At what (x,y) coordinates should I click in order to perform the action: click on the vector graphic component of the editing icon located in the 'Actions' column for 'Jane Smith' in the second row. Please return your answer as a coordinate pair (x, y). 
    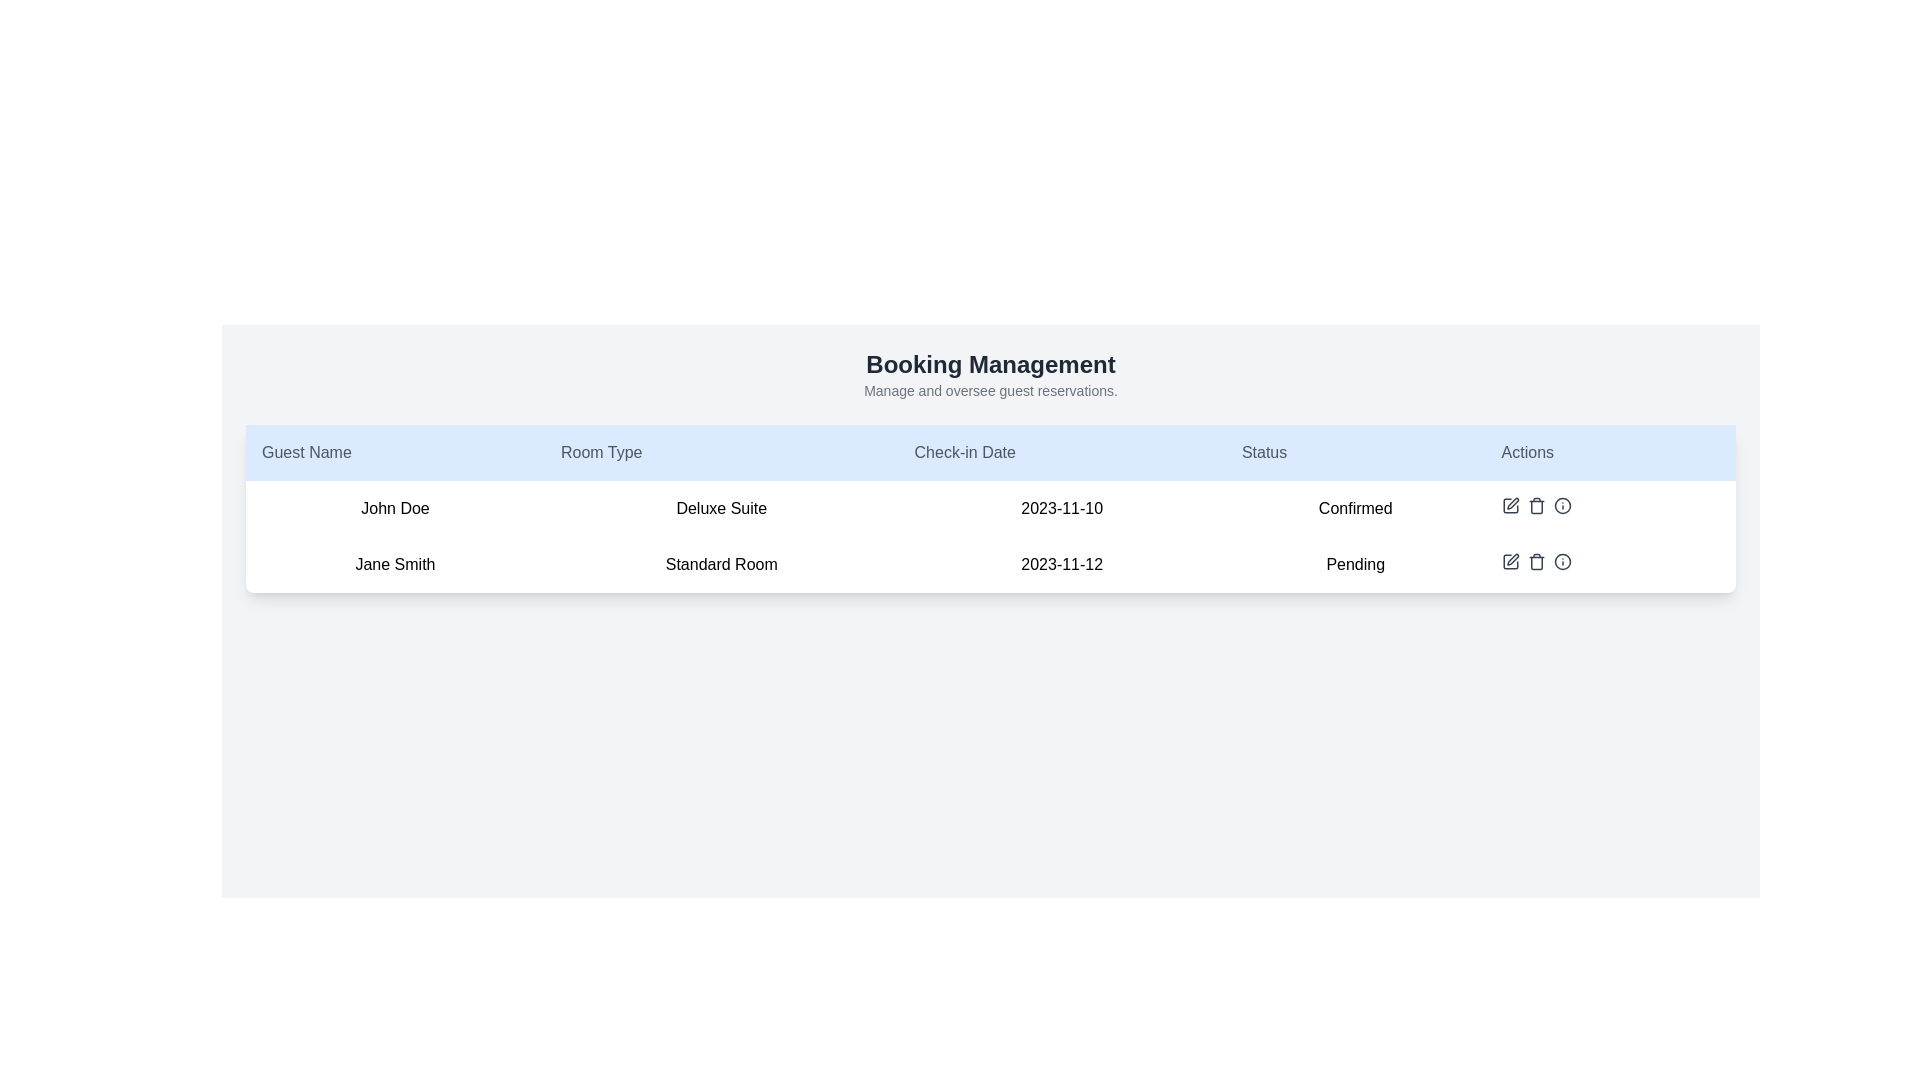
    Looking at the image, I should click on (1510, 562).